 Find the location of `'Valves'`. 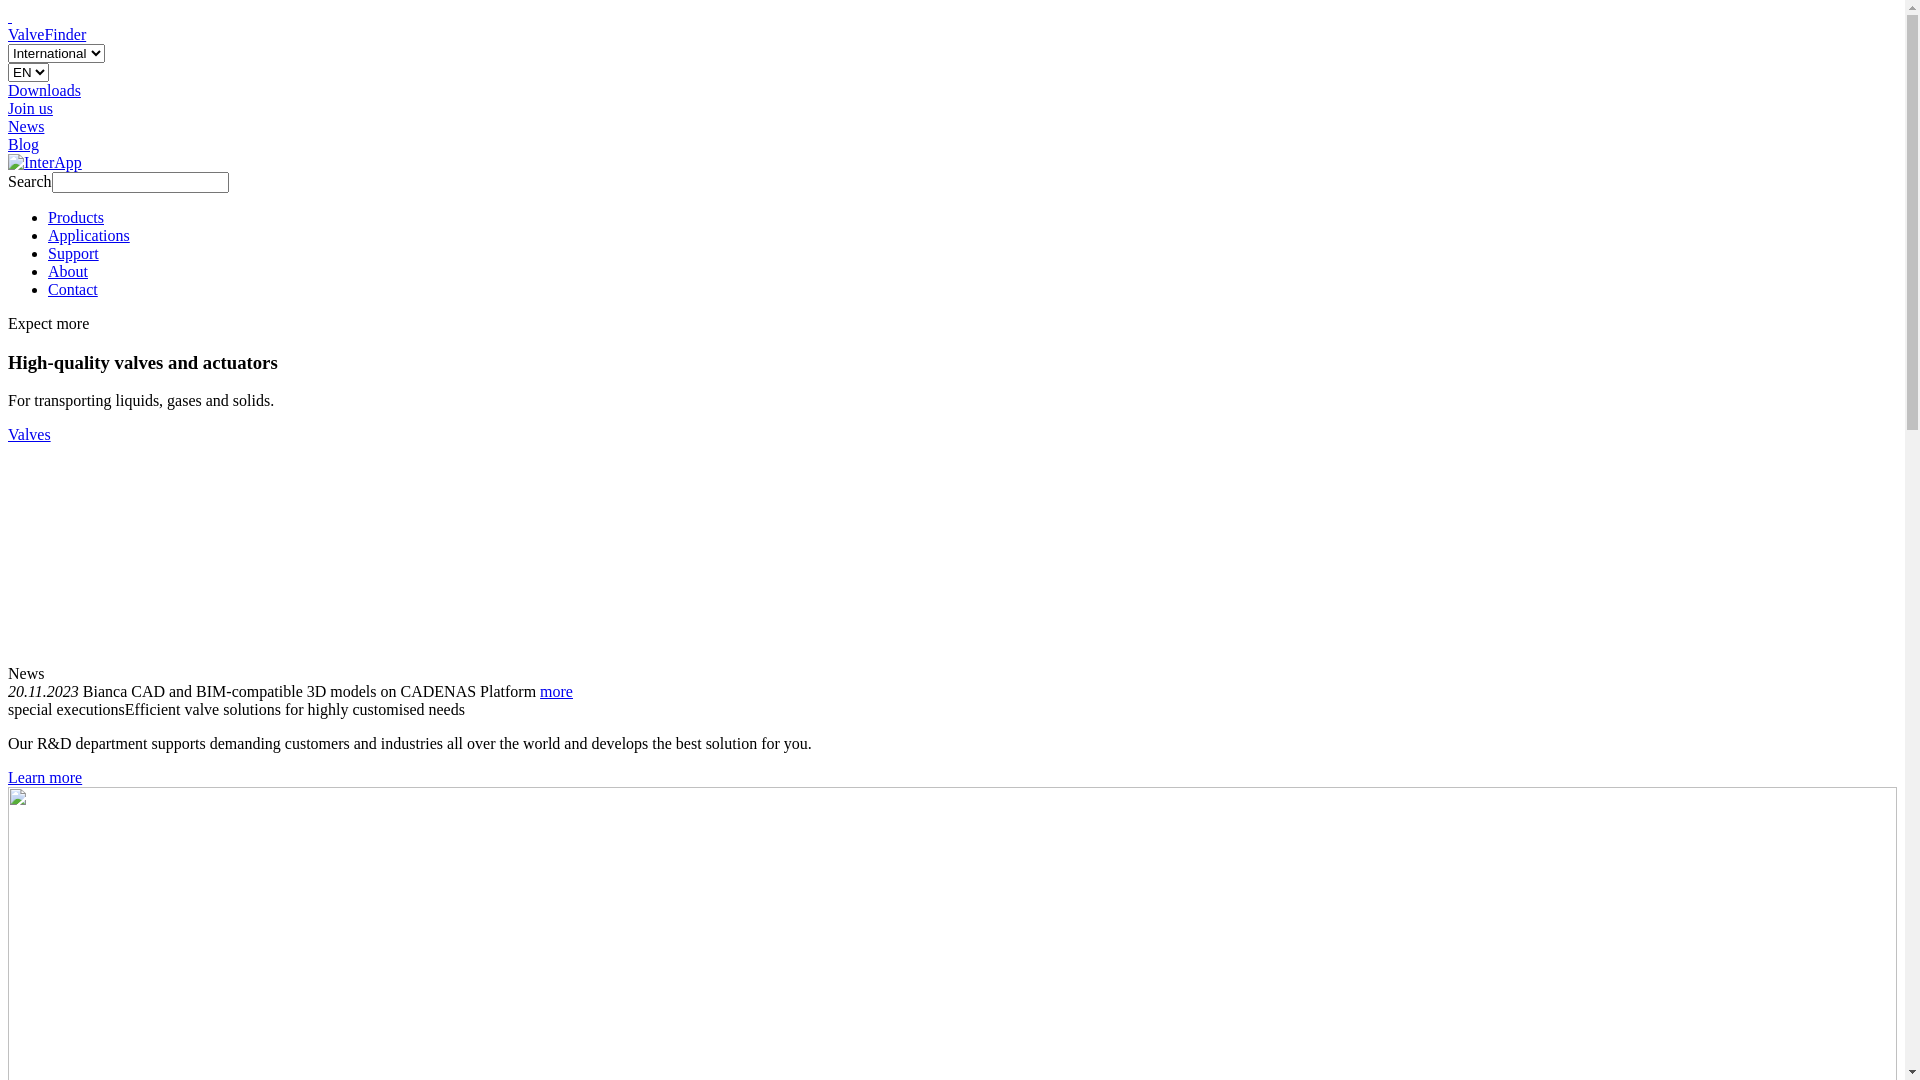

'Valves' is located at coordinates (29, 433).